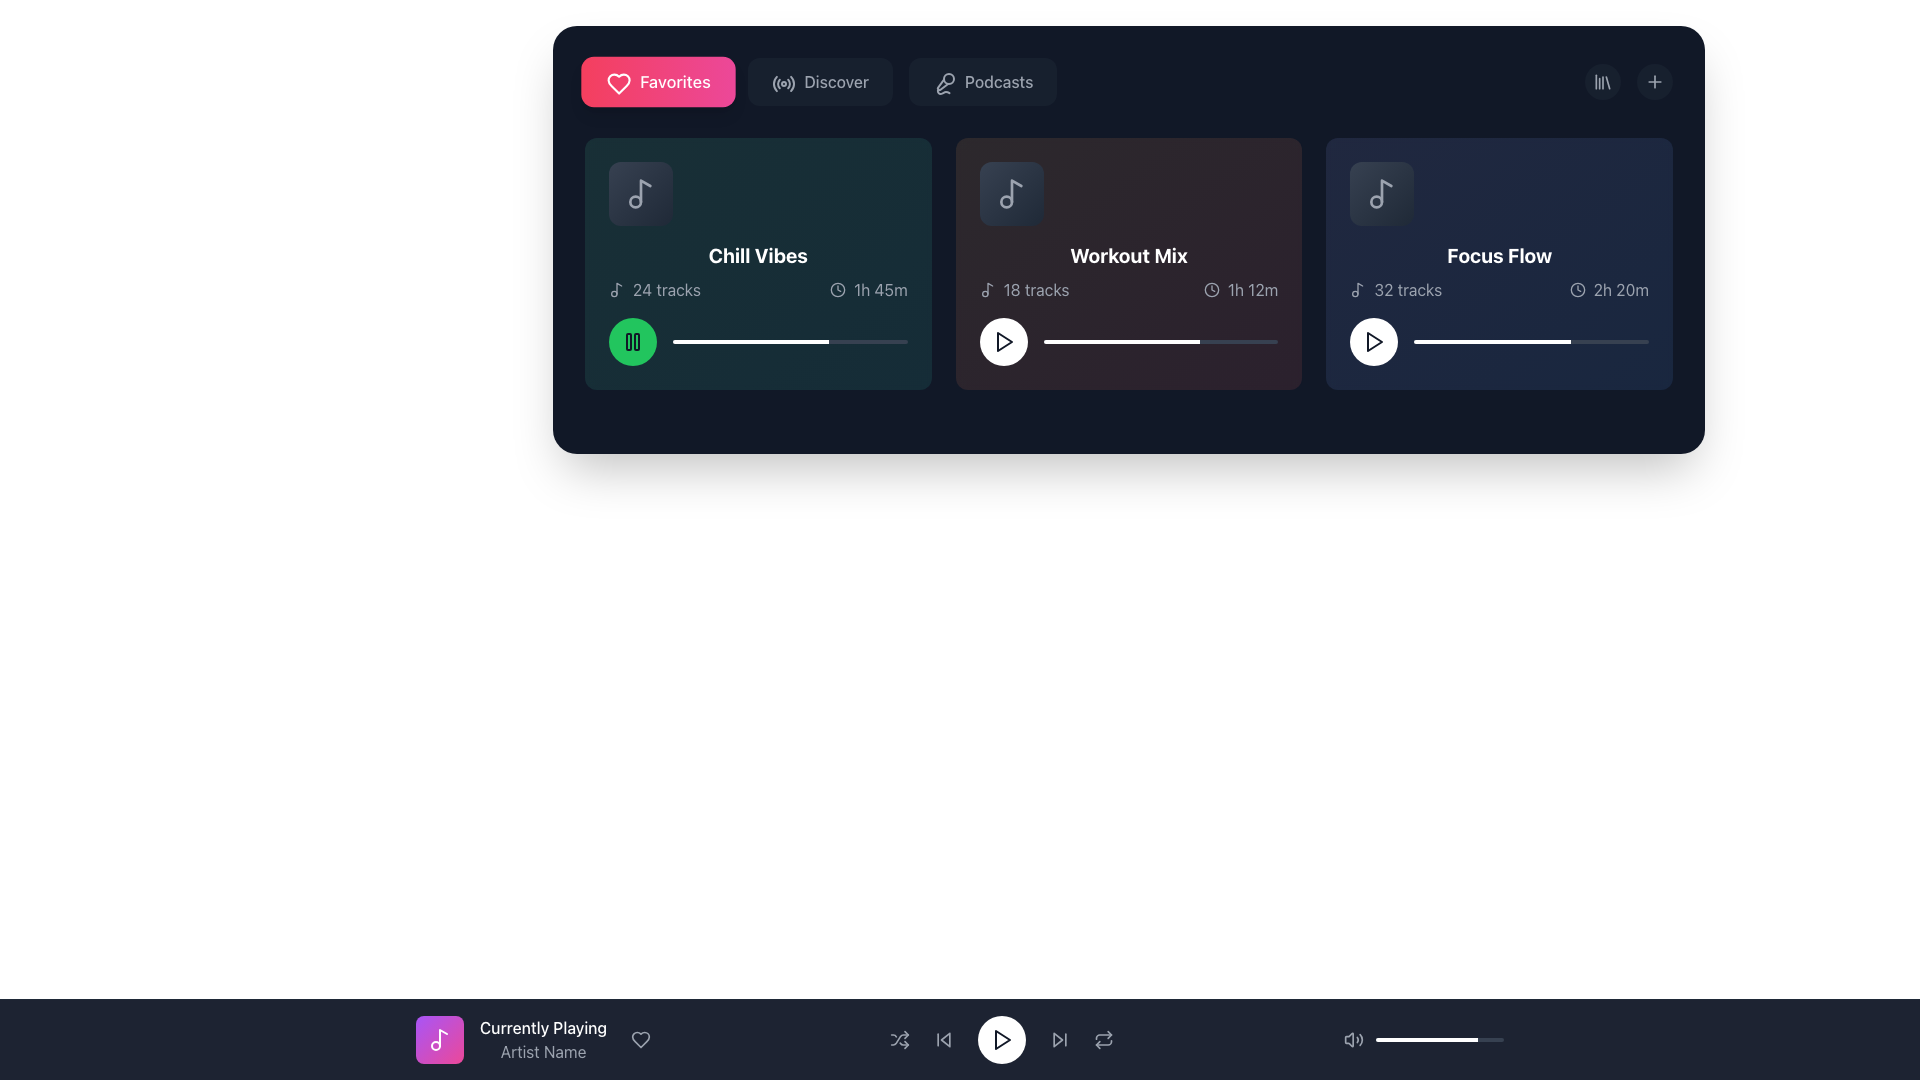  Describe the element at coordinates (941, 80) in the screenshot. I see `the gray microphone icon within the 'Podcasts' button, which is rendered in a minimalist line-art style` at that location.